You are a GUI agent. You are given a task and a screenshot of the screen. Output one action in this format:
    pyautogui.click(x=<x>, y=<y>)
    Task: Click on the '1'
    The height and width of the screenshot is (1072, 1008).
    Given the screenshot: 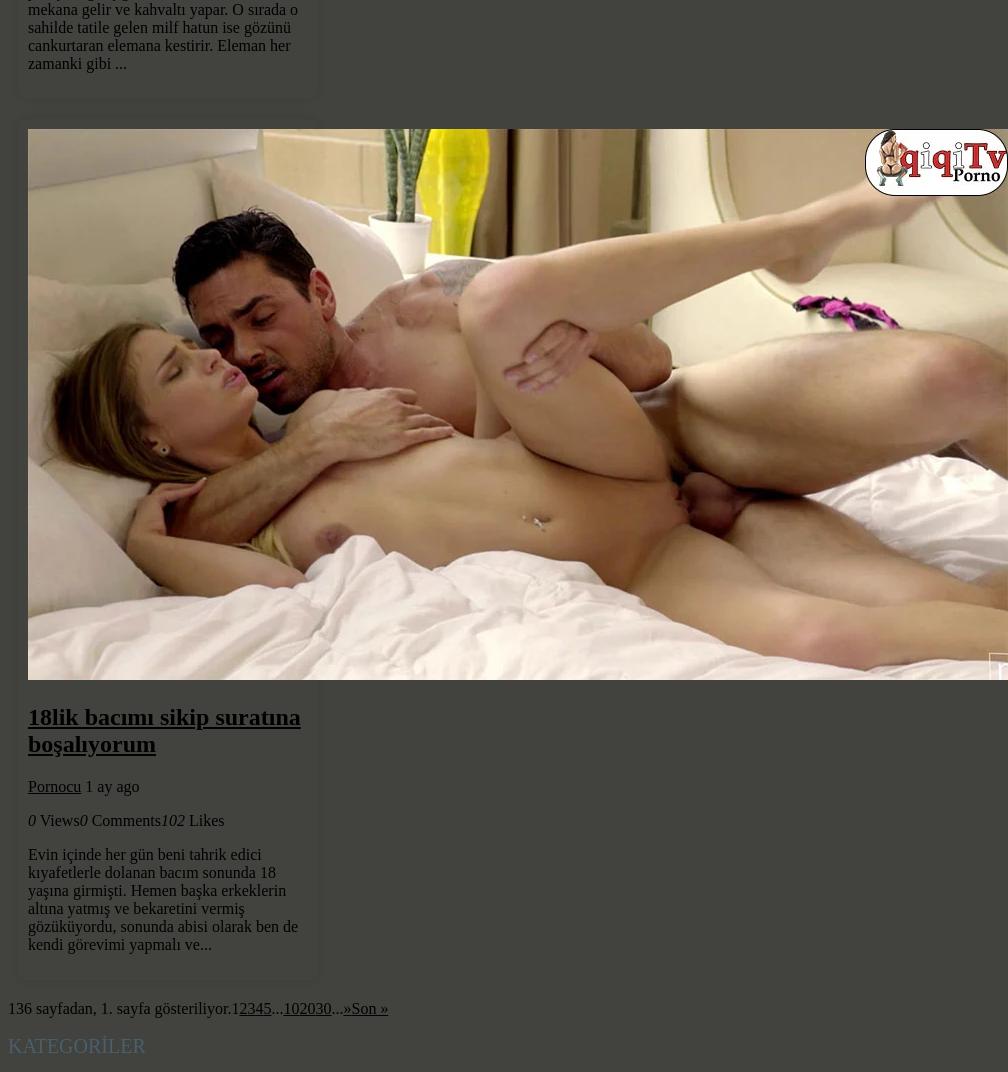 What is the action you would take?
    pyautogui.click(x=231, y=1008)
    